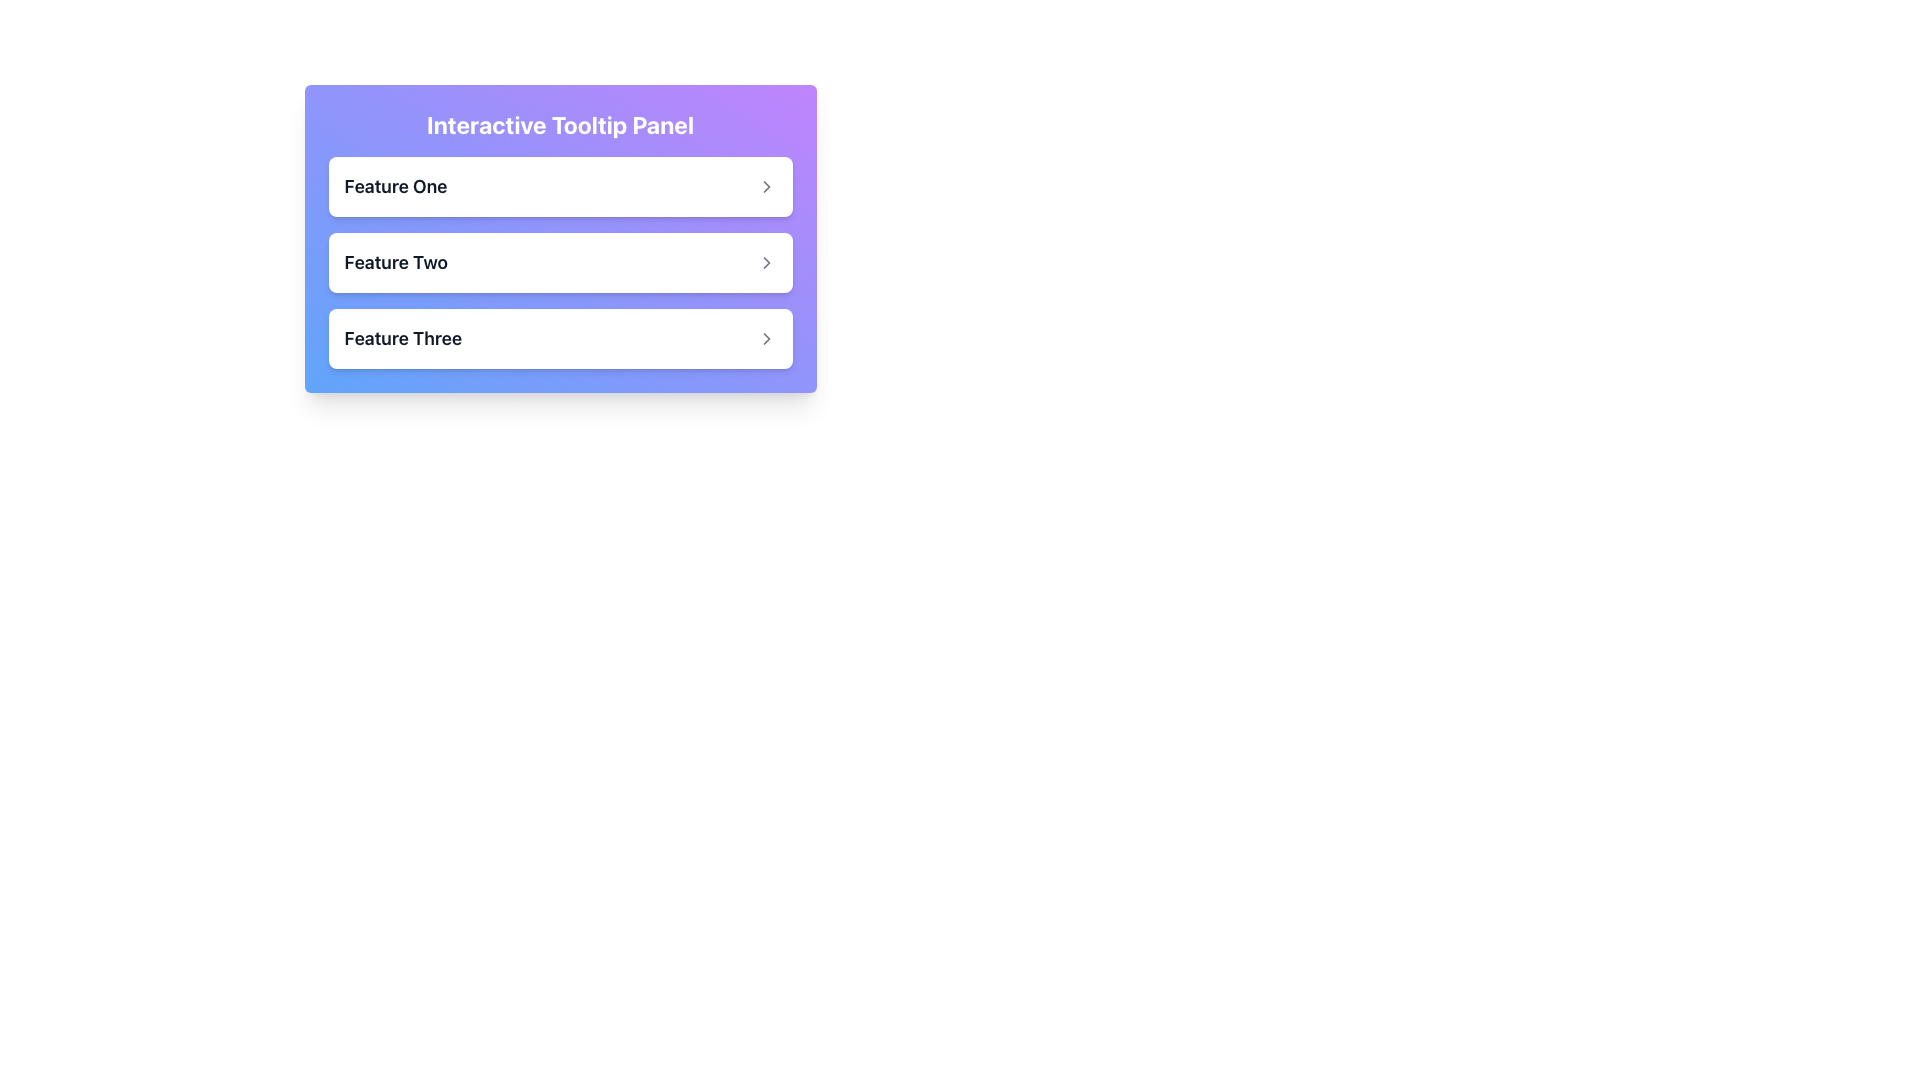  What do you see at coordinates (765, 338) in the screenshot?
I see `the interactive chevron icon on the far right of the 'Feature Three' row in the tooltip panel` at bounding box center [765, 338].